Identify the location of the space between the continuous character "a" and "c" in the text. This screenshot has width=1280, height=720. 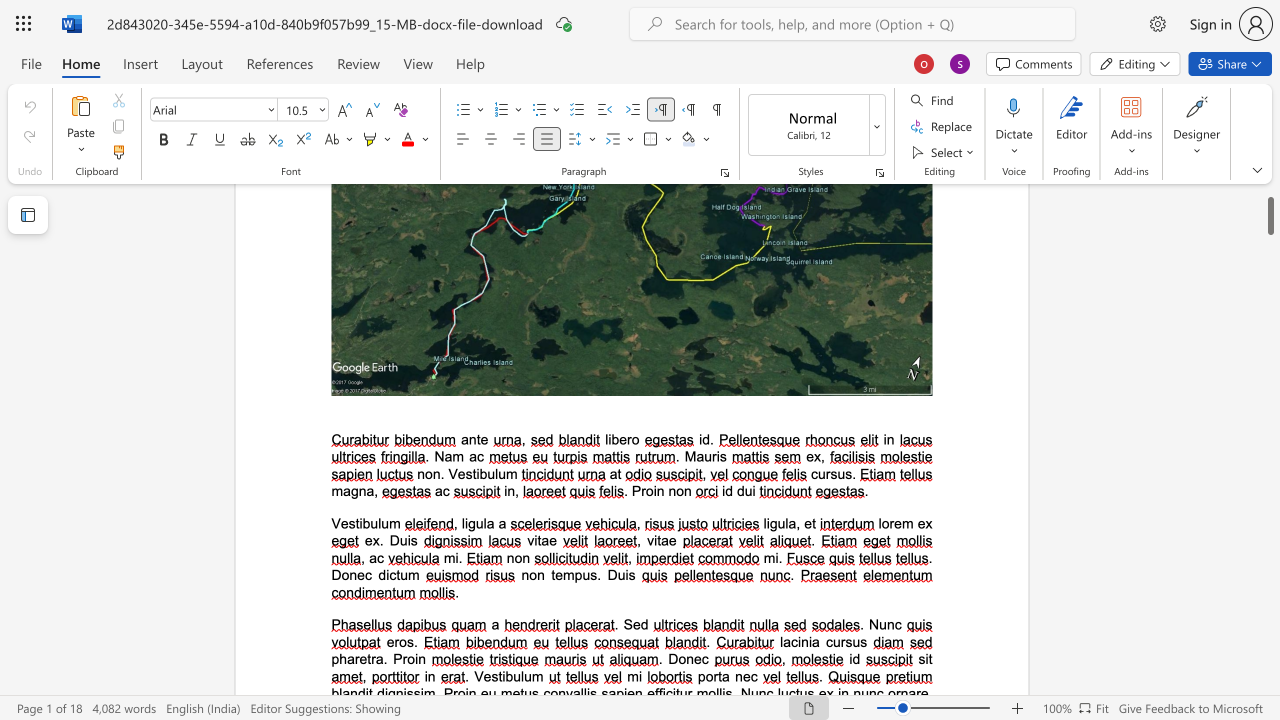
(789, 642).